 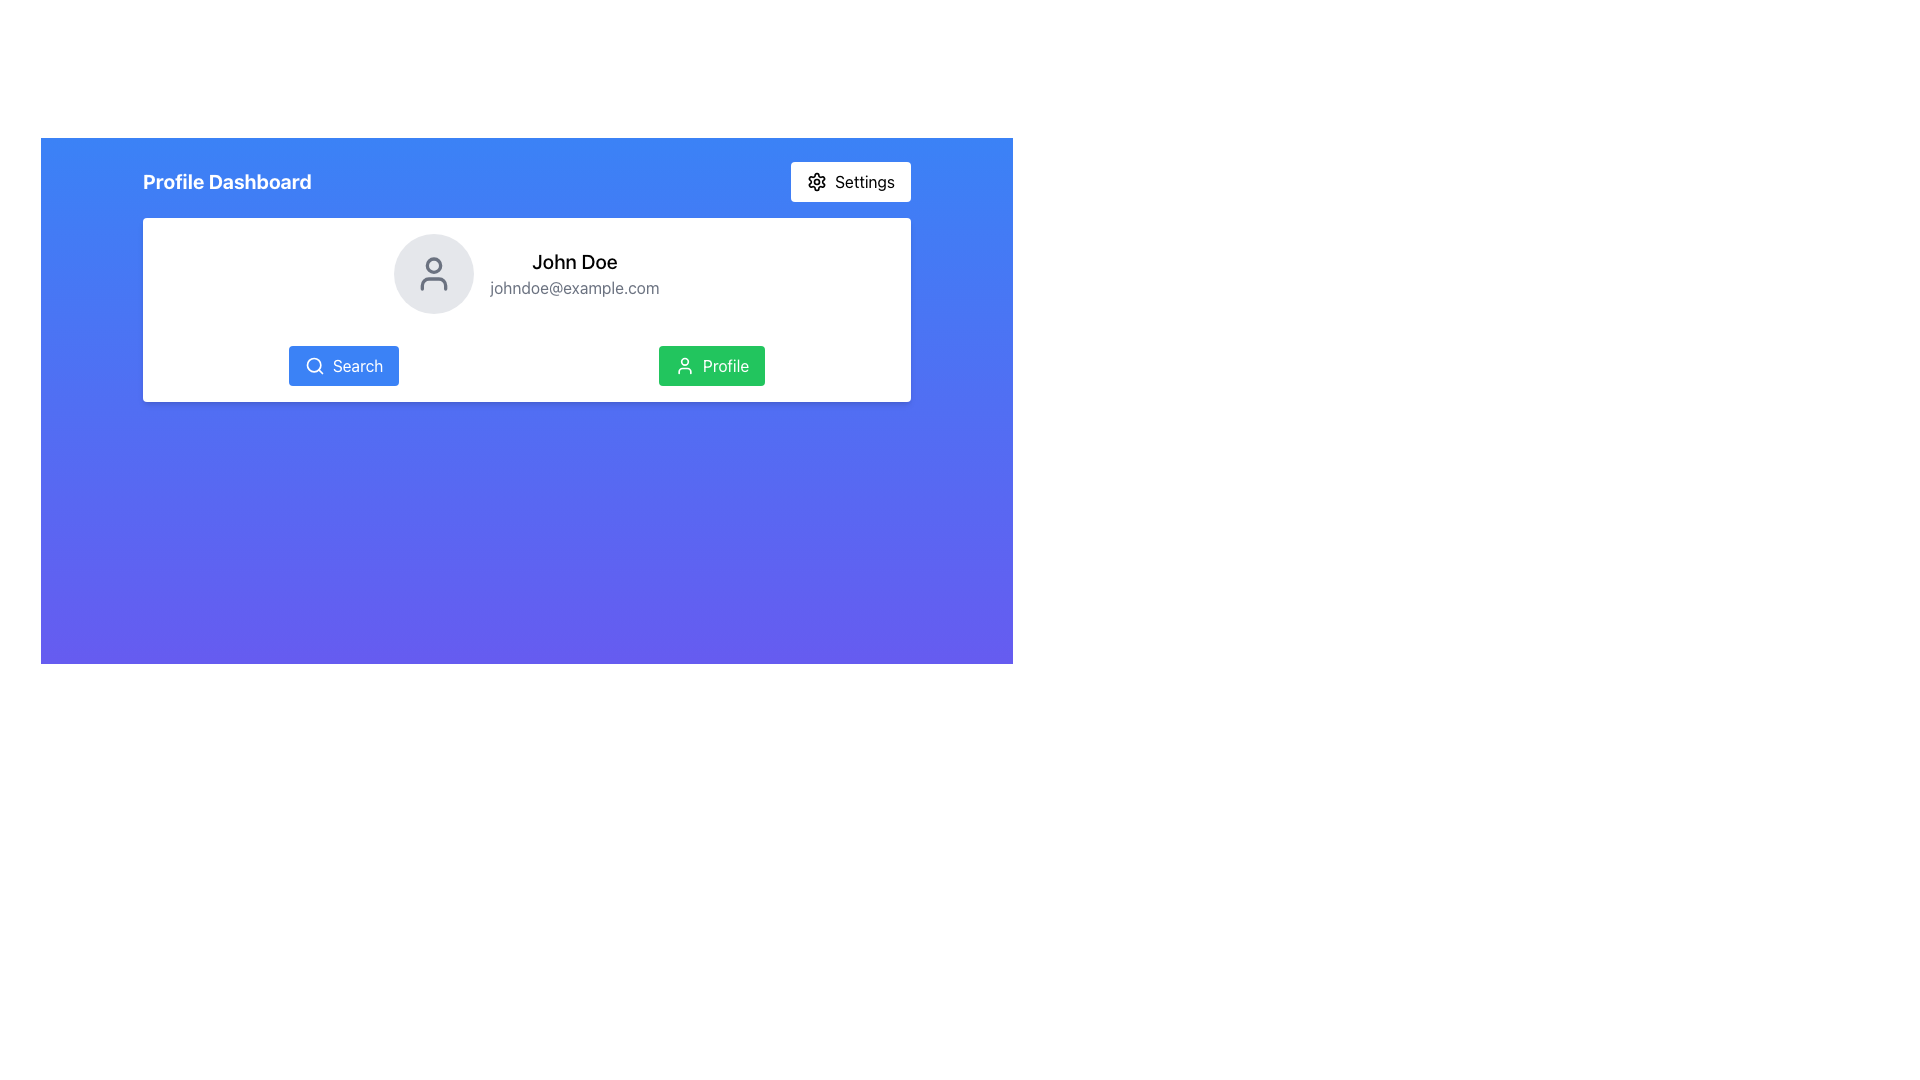 I want to click on the gear icon representing settings, which is located to the left of the text 'Settings', so click(x=817, y=181).